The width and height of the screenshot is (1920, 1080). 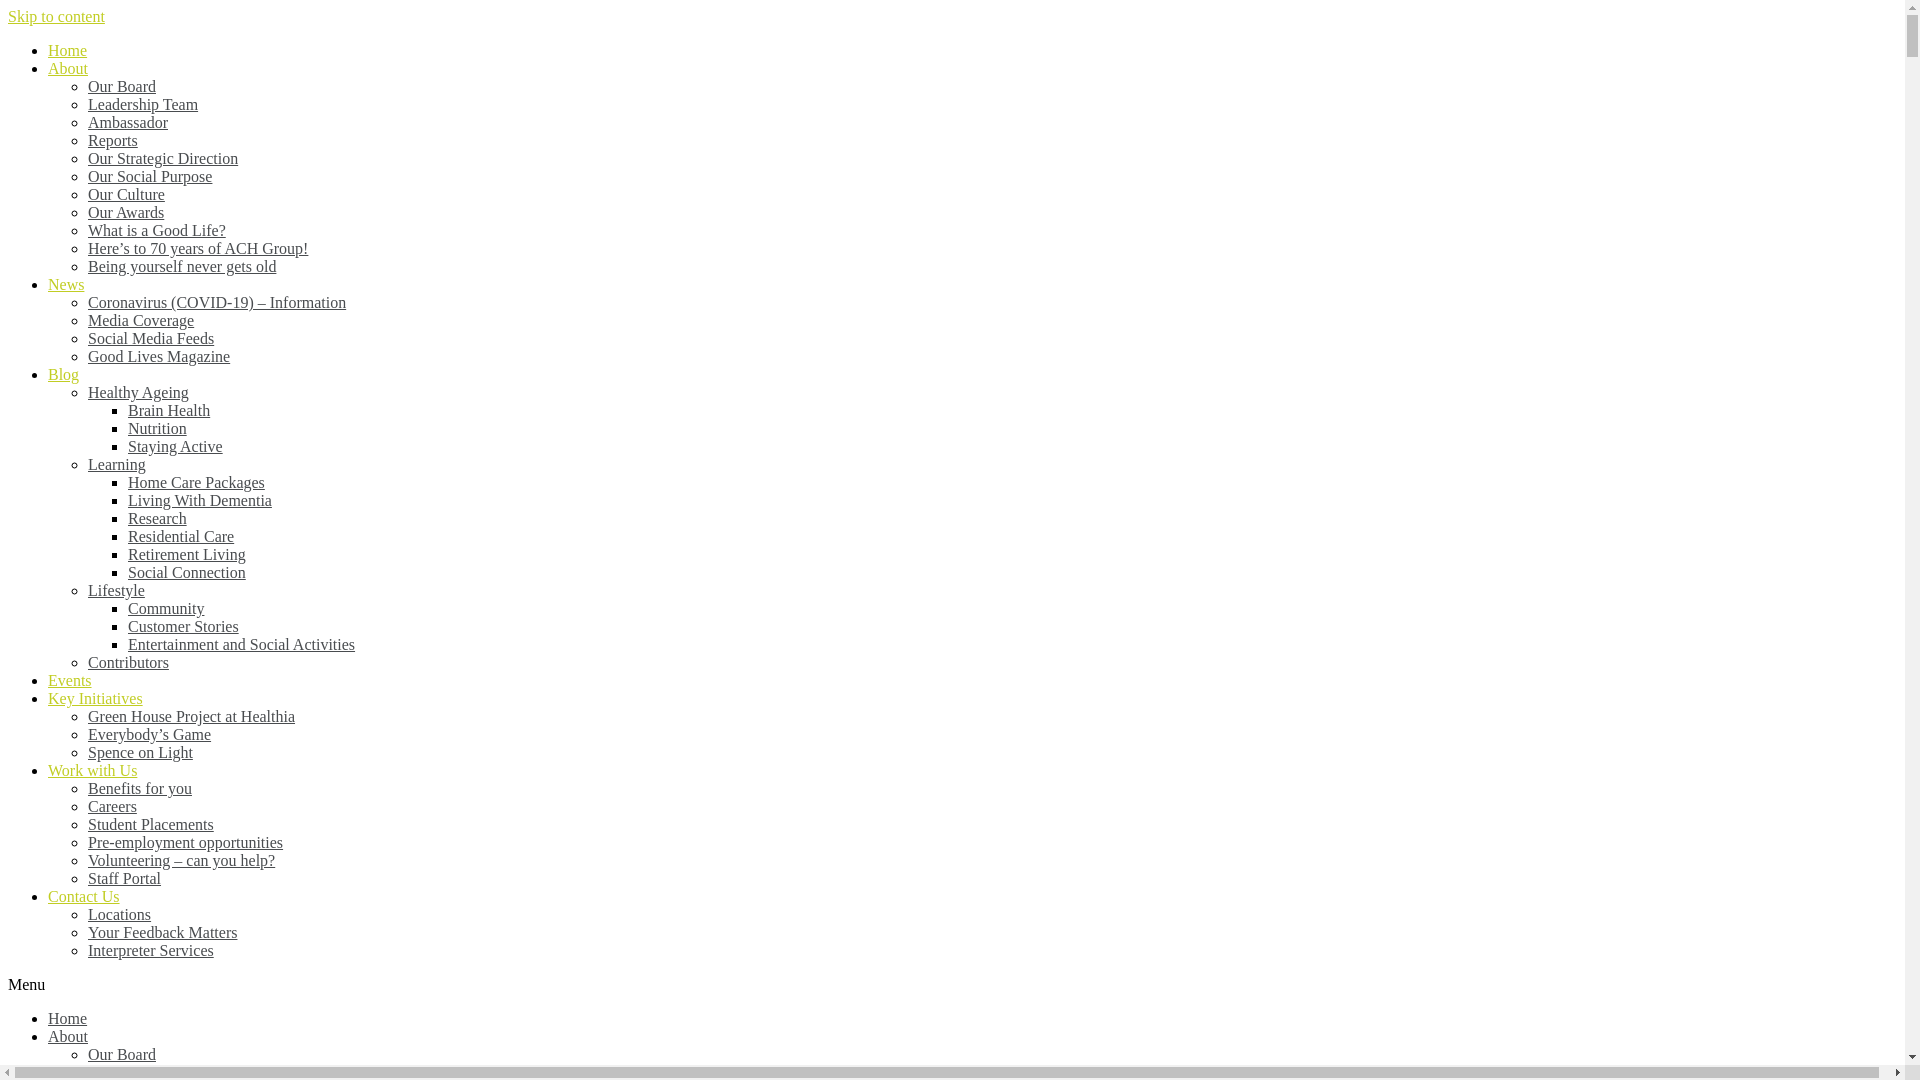 What do you see at coordinates (139, 319) in the screenshot?
I see `'Media Coverage'` at bounding box center [139, 319].